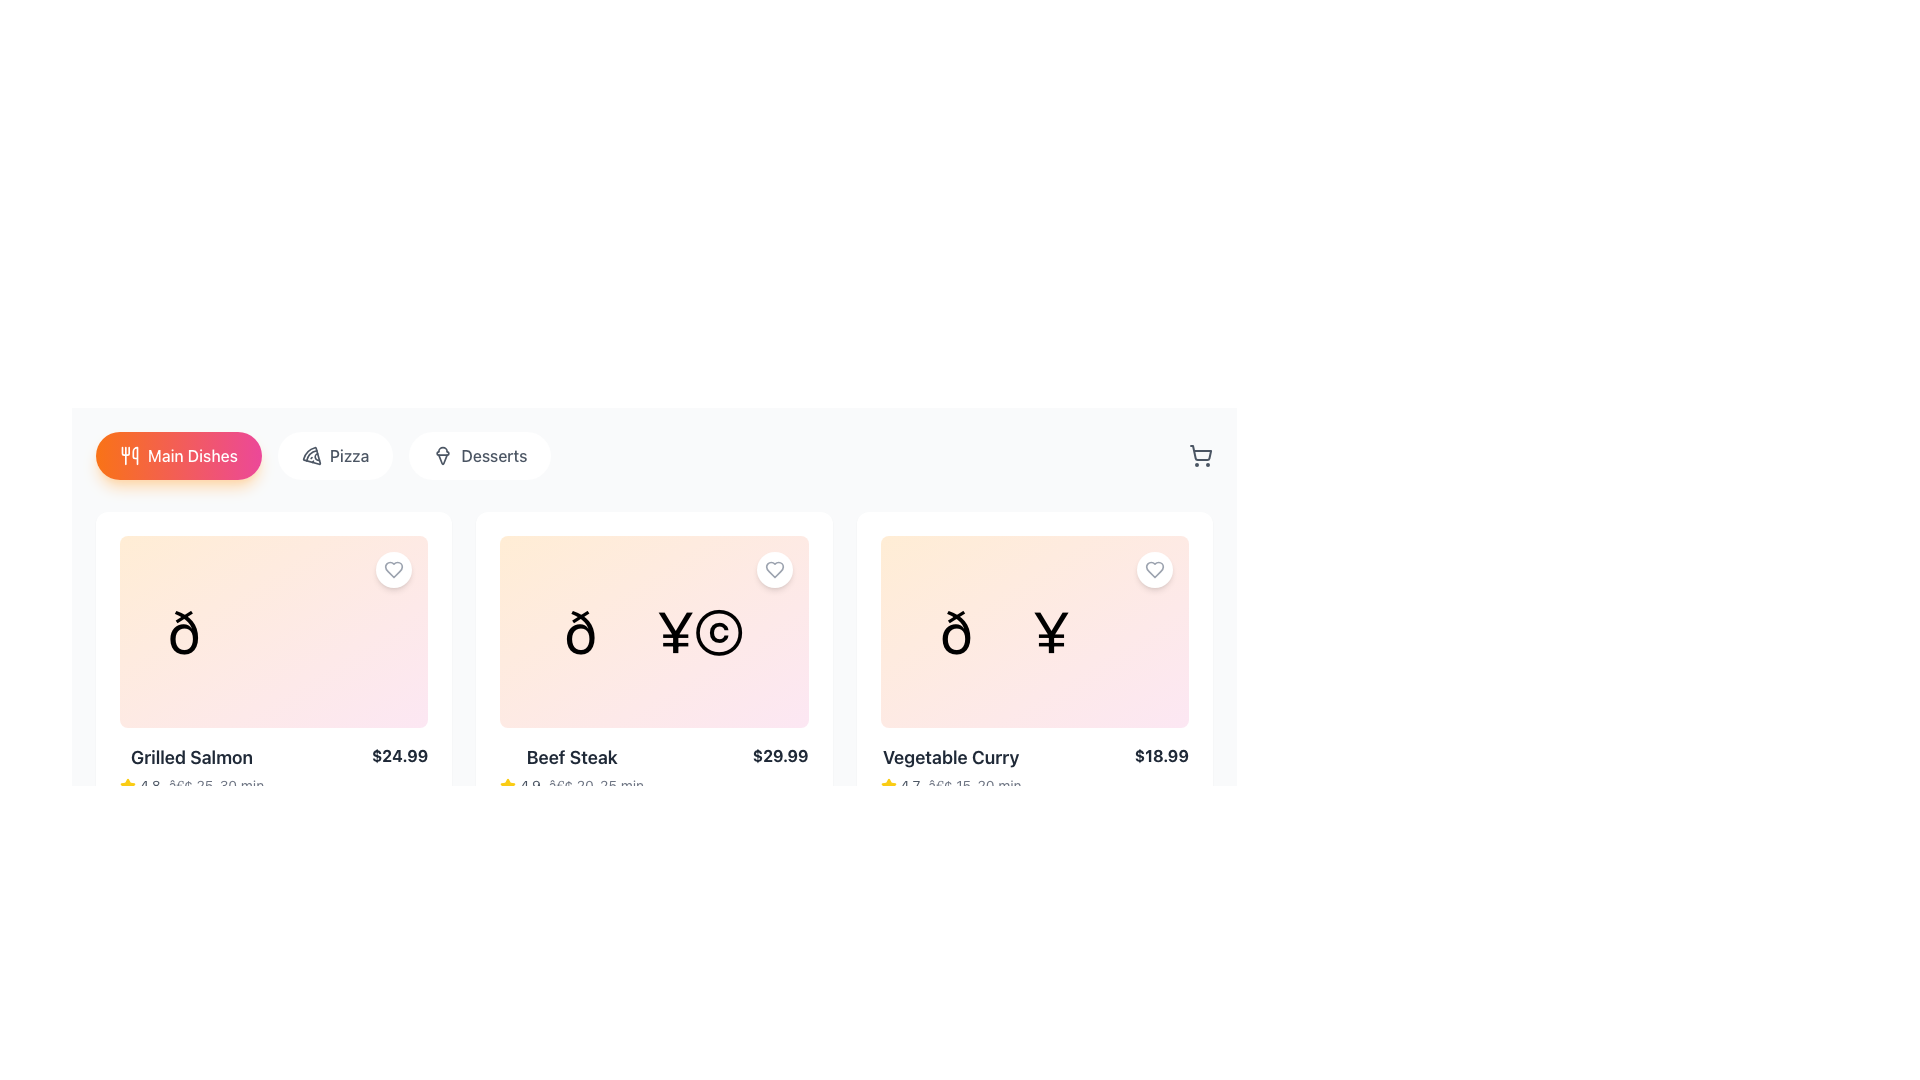 This screenshot has height=1080, width=1920. I want to click on the text label displaying the rating and estimated delivery time for the 'Grilled Salmon' dish, located towards the bottom left of its details block, so click(192, 785).